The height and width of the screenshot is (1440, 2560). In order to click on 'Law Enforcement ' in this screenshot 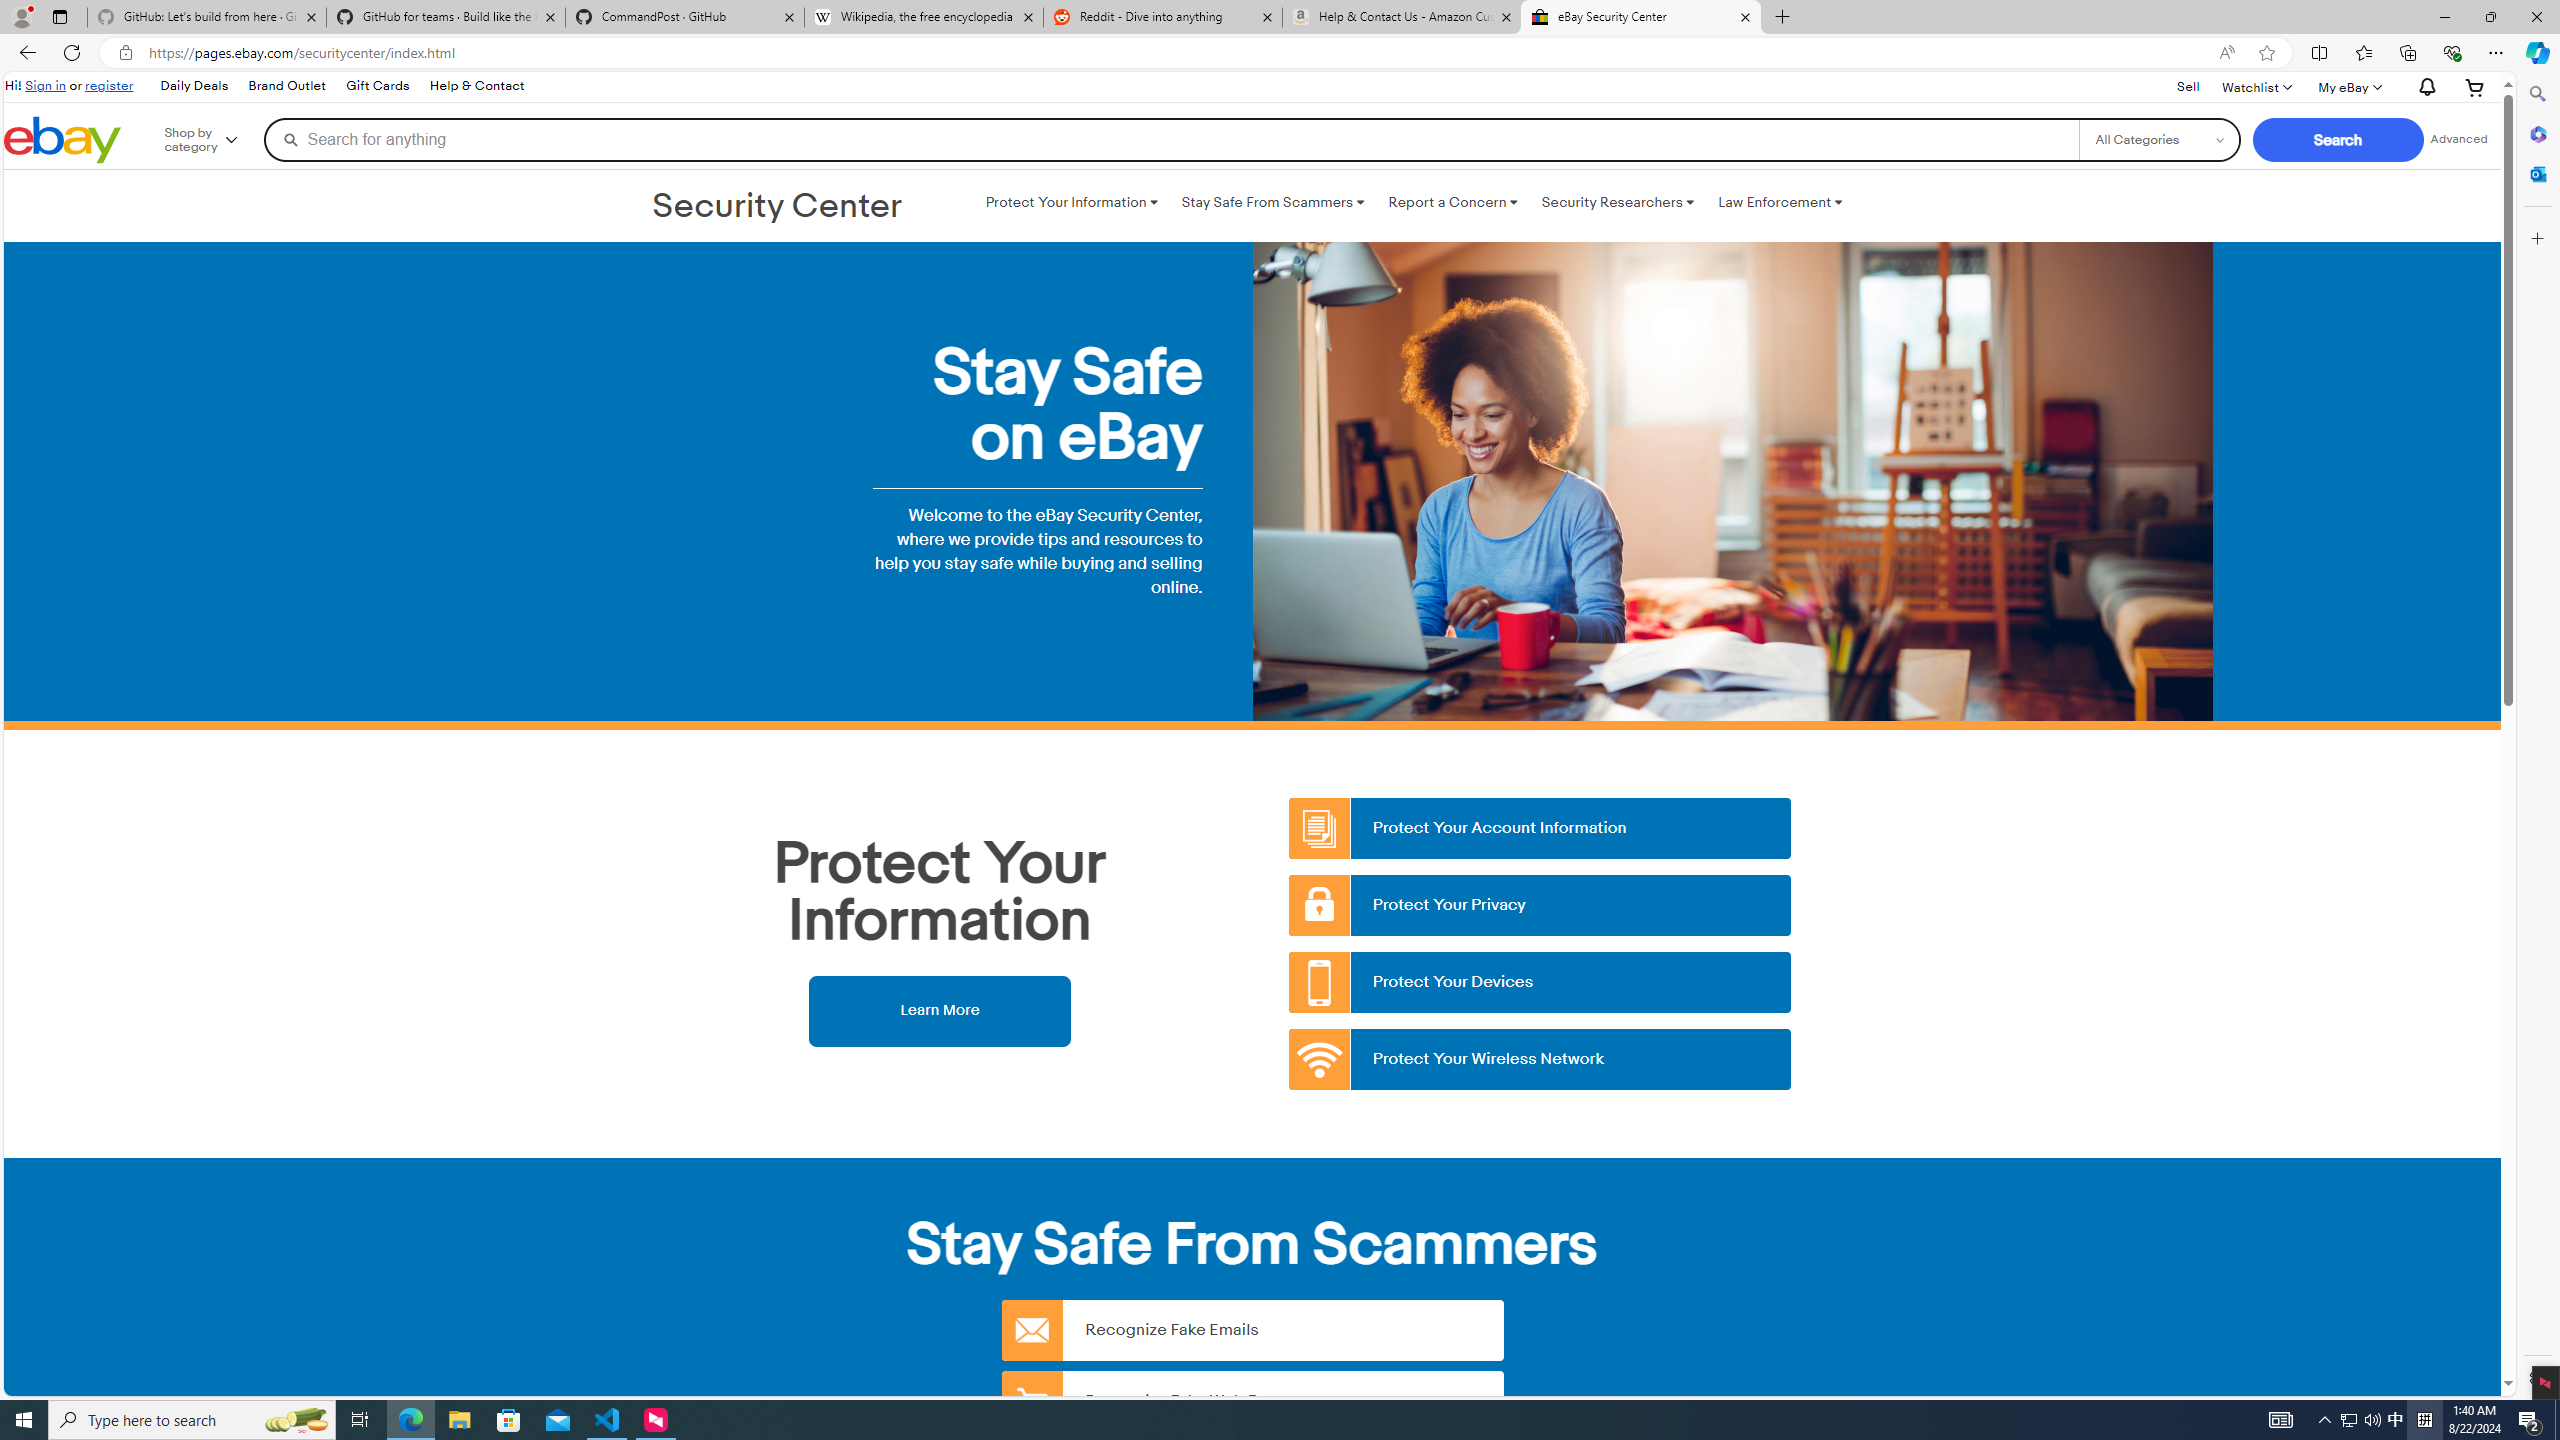, I will do `click(1780, 202)`.